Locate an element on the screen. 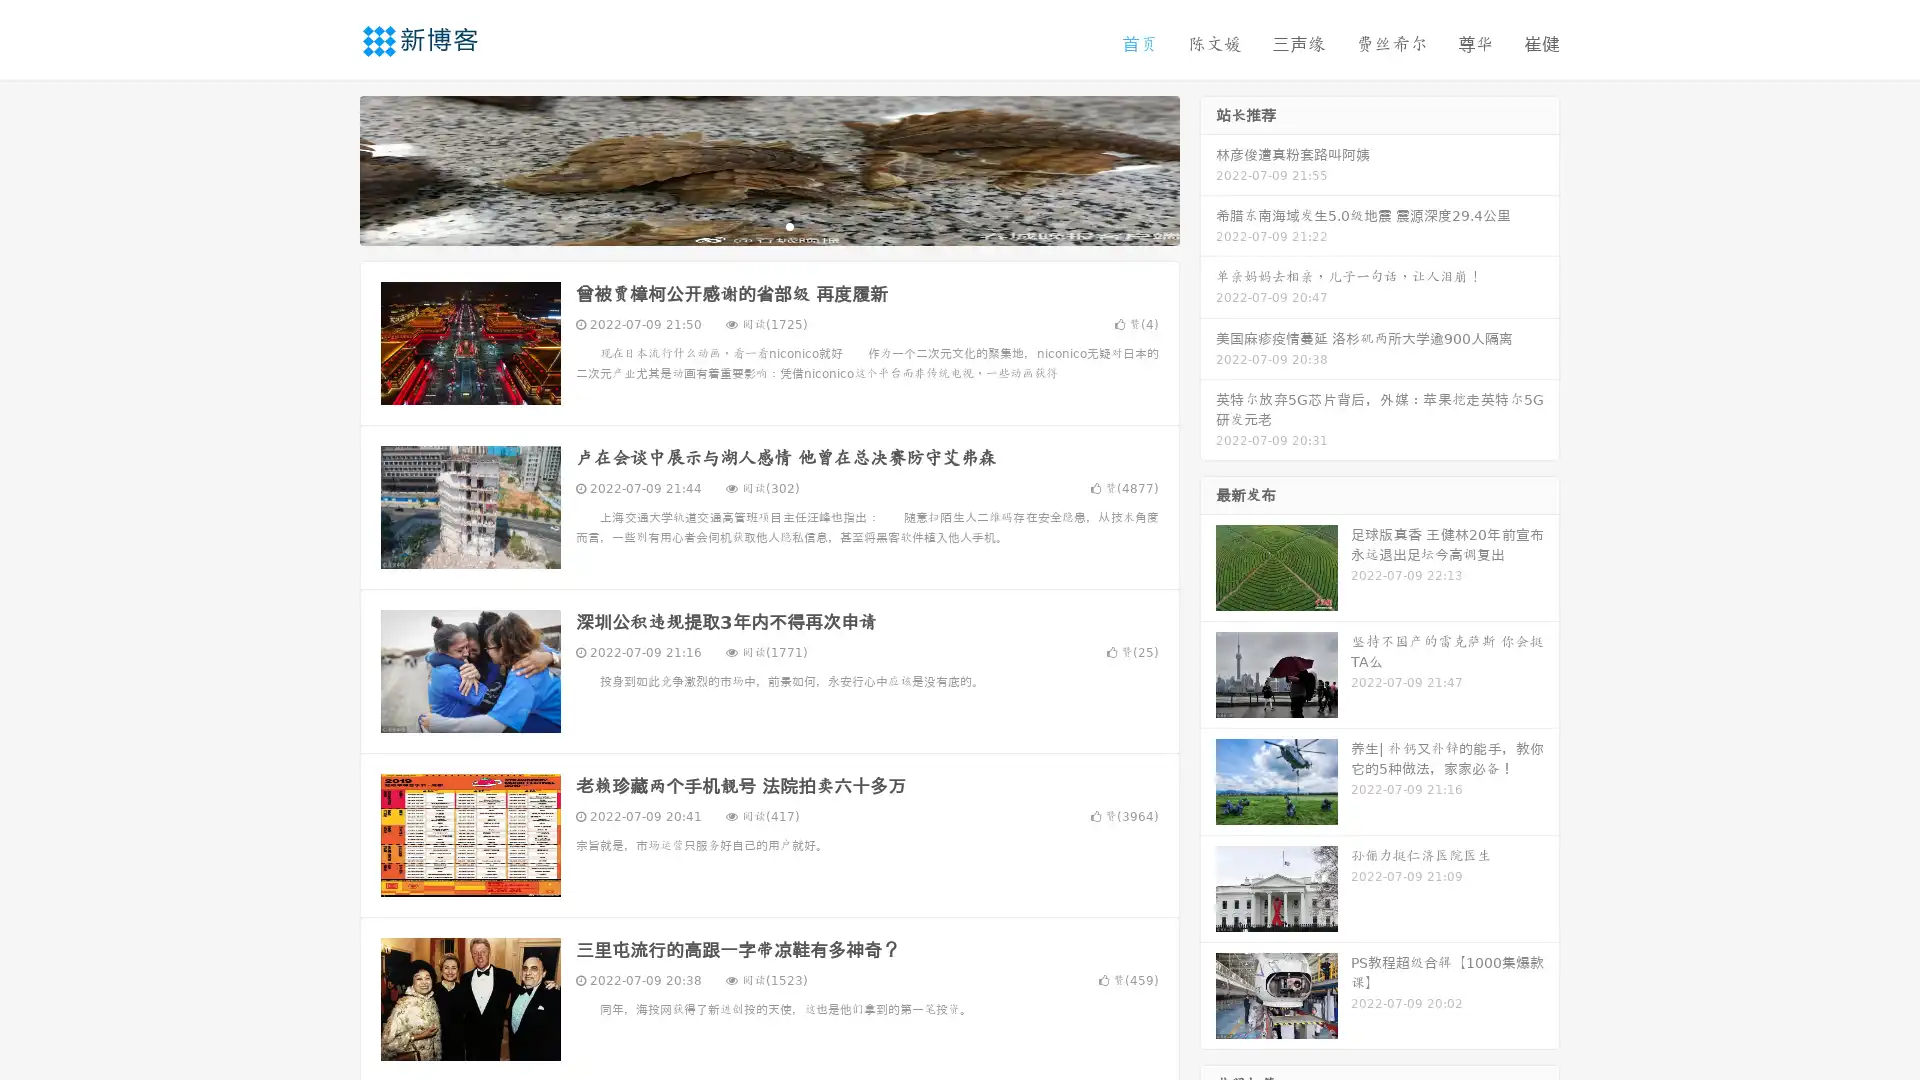 The image size is (1920, 1080). Go to slide 1 is located at coordinates (748, 225).